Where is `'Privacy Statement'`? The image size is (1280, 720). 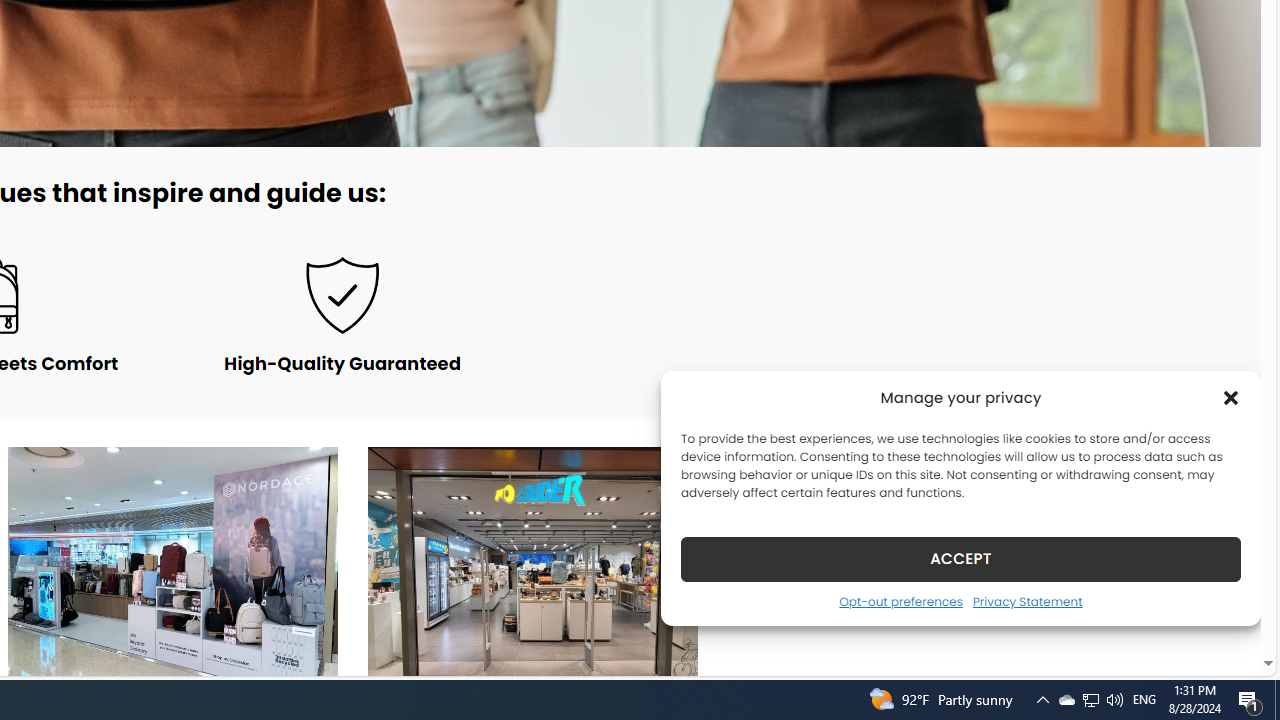 'Privacy Statement' is located at coordinates (1027, 600).